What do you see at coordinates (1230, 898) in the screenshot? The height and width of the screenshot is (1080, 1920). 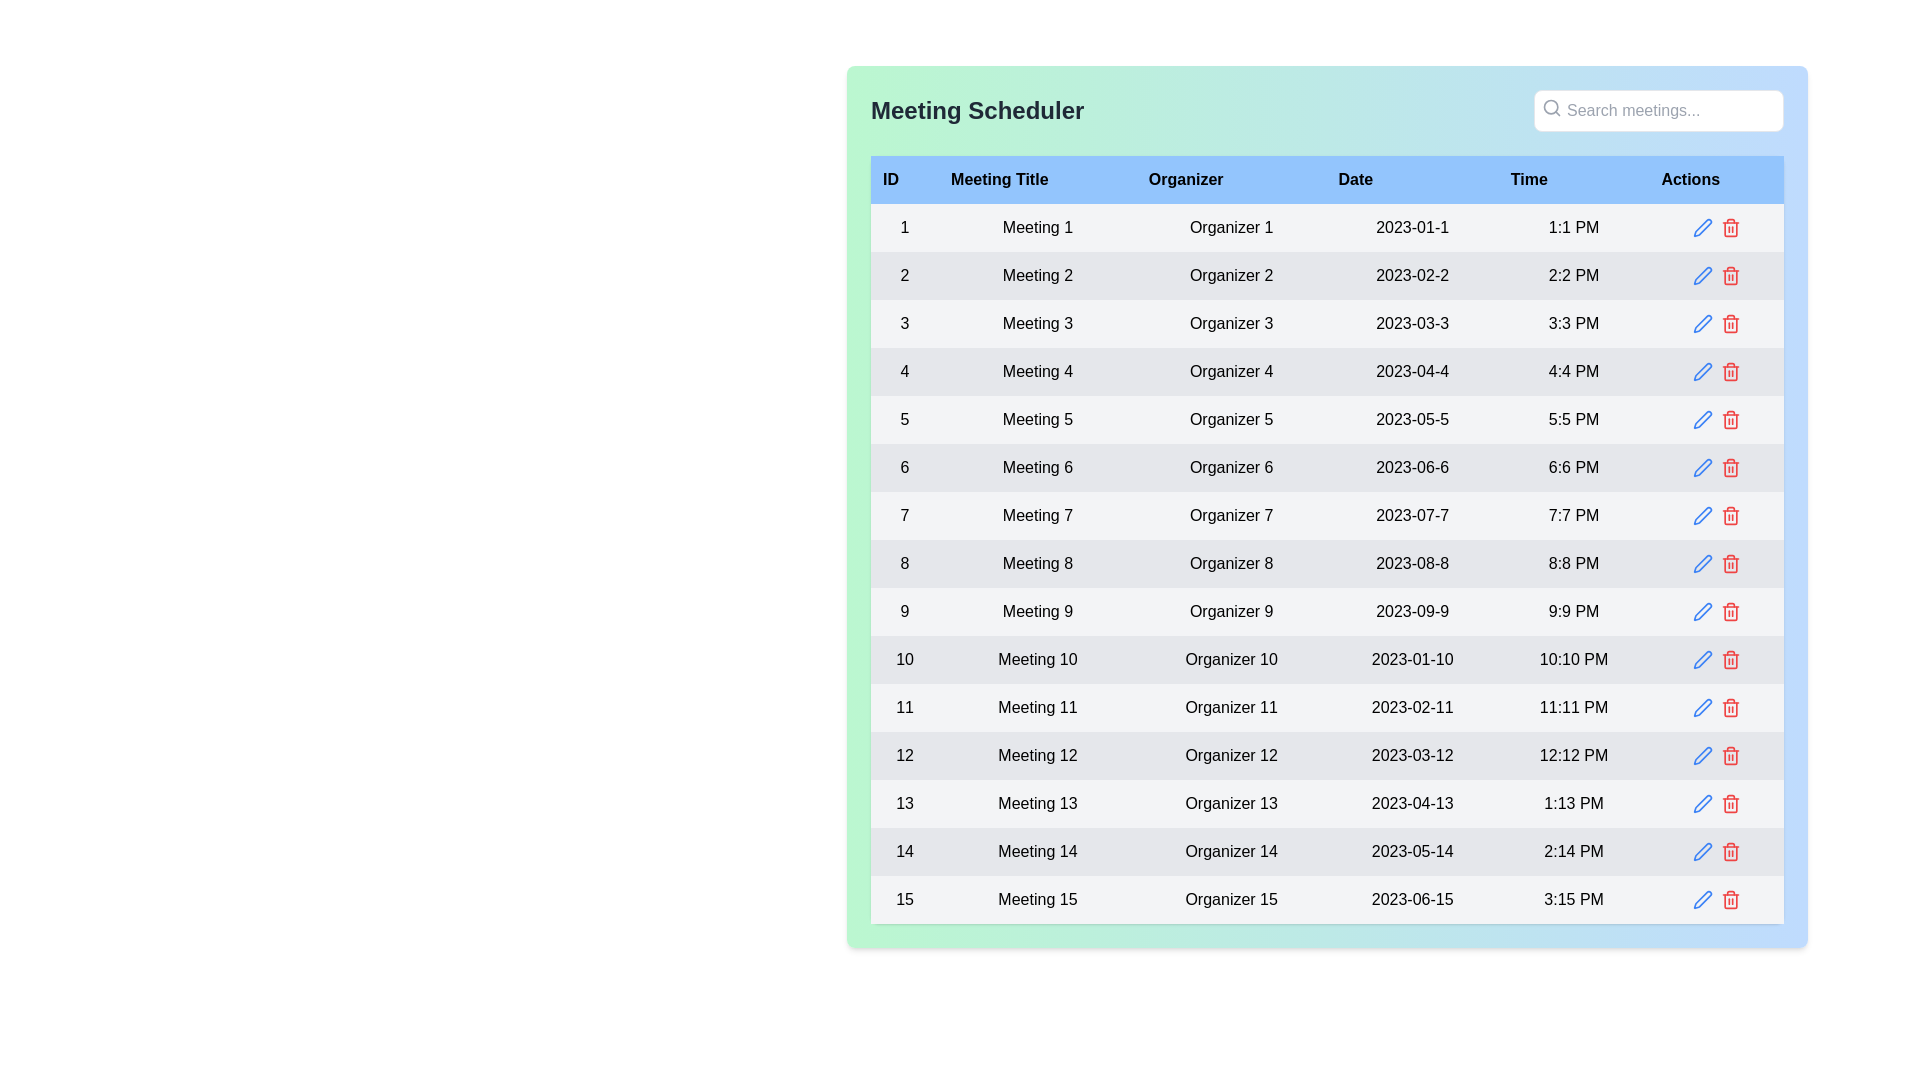 I see `the informational label indicating the organizer of the meeting in row 15 of the table, located in the Organizer column between 'Meeting Title' and 'Date'` at bounding box center [1230, 898].